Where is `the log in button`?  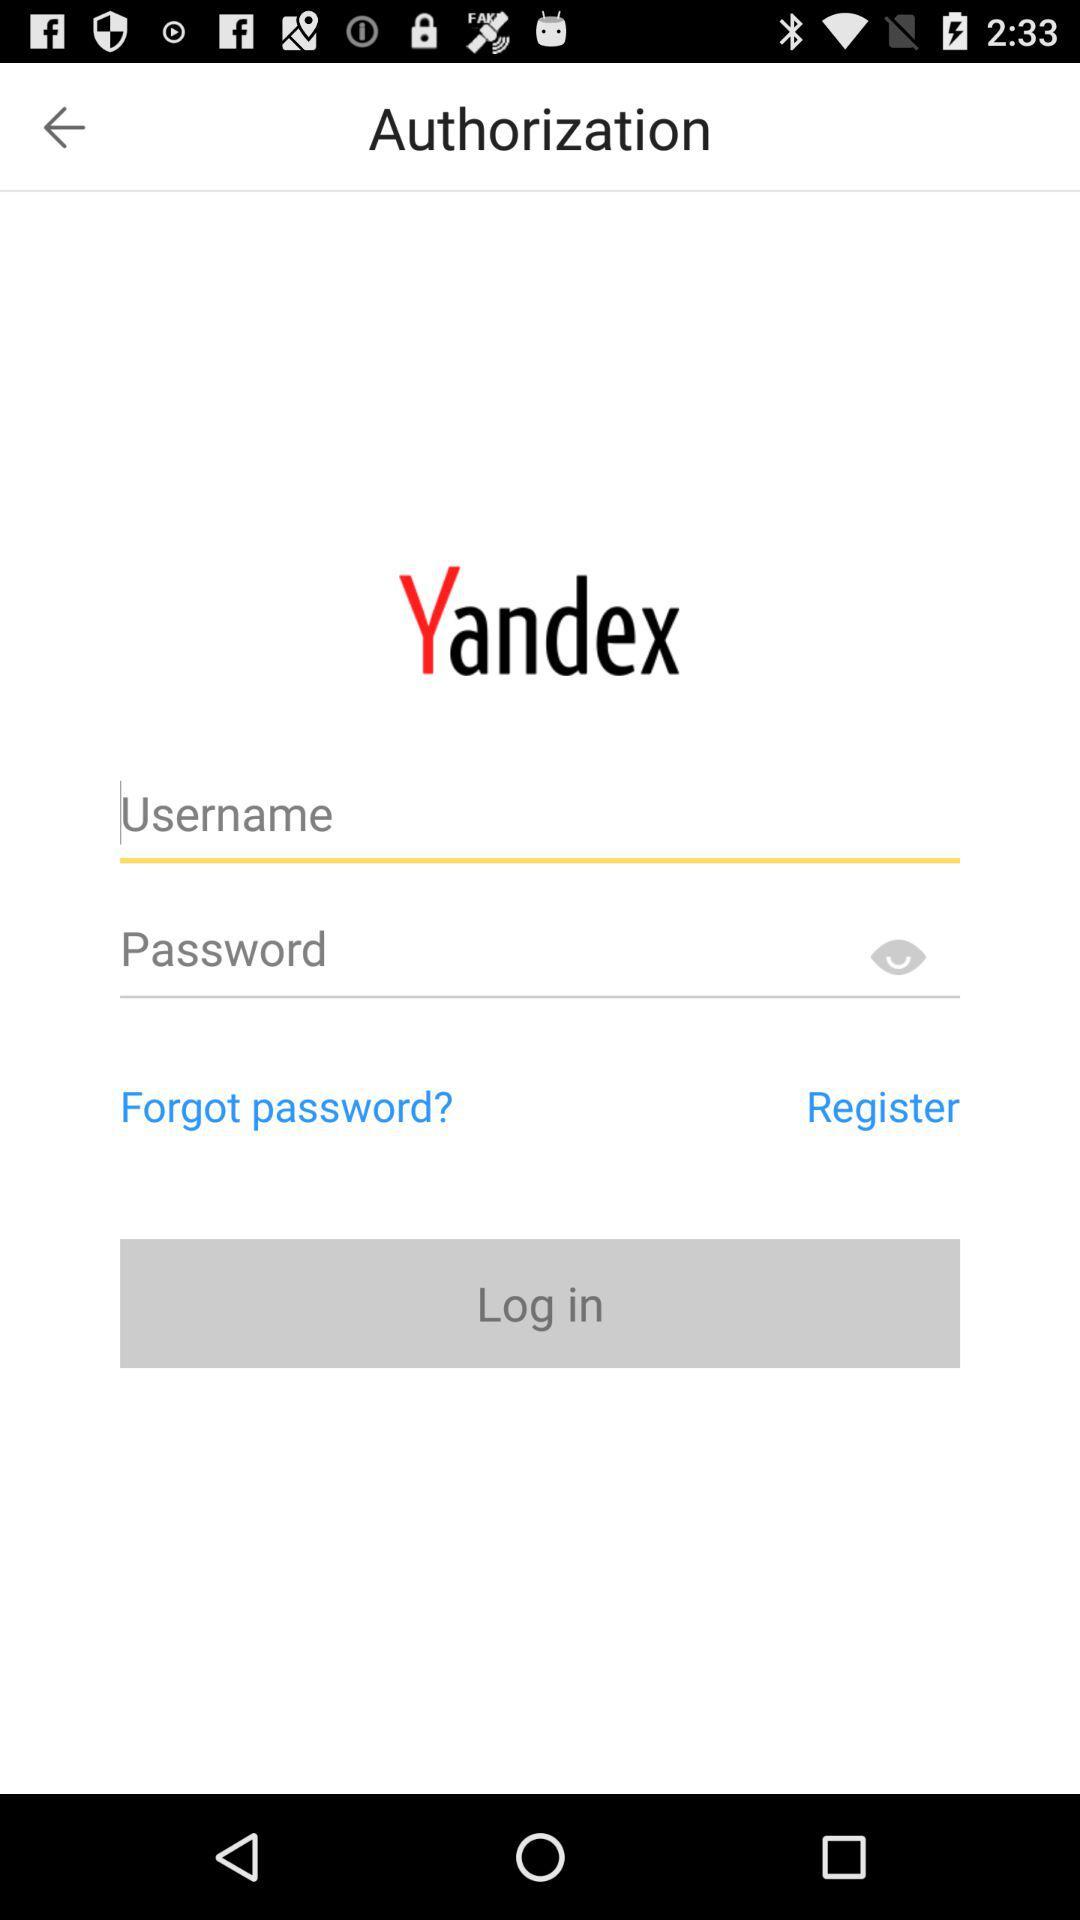
the log in button is located at coordinates (540, 1303).